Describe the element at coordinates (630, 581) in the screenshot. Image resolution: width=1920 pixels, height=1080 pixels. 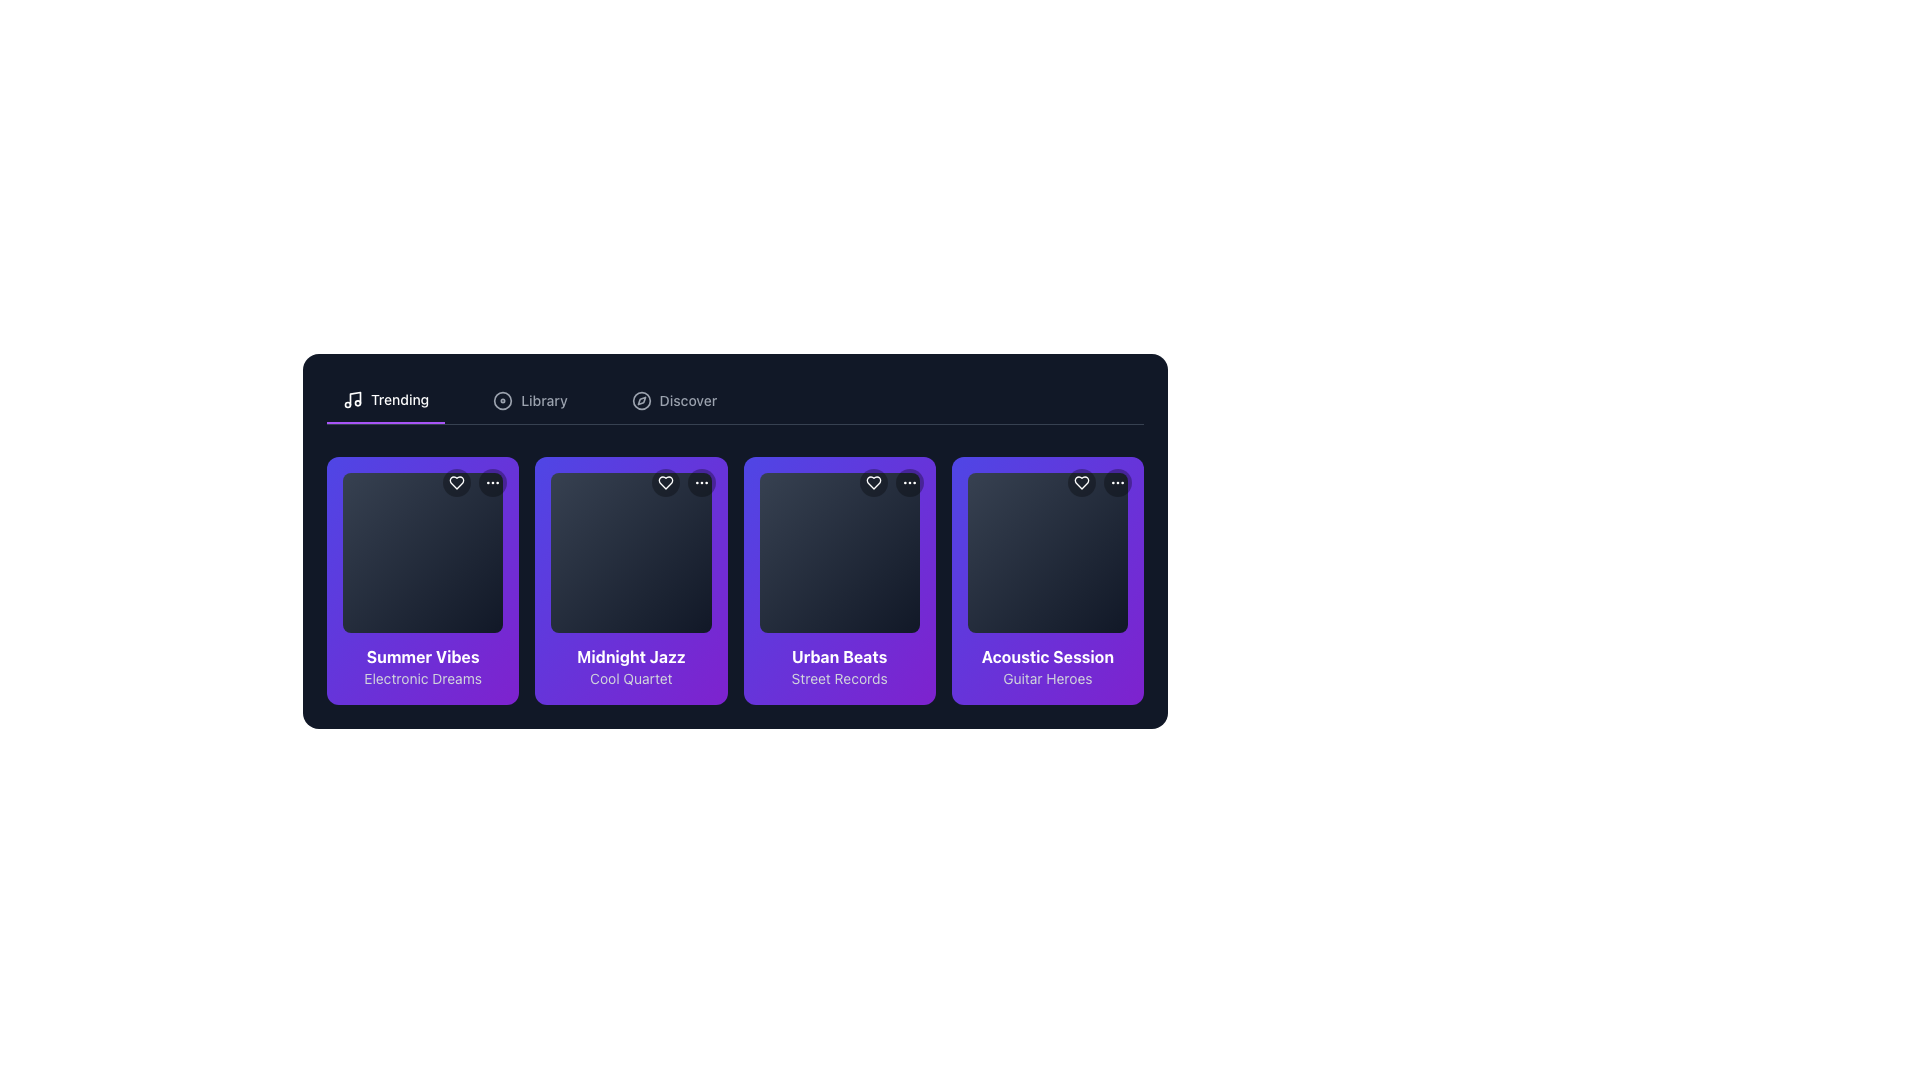
I see `the second card in the grid, which represents an item for selection` at that location.